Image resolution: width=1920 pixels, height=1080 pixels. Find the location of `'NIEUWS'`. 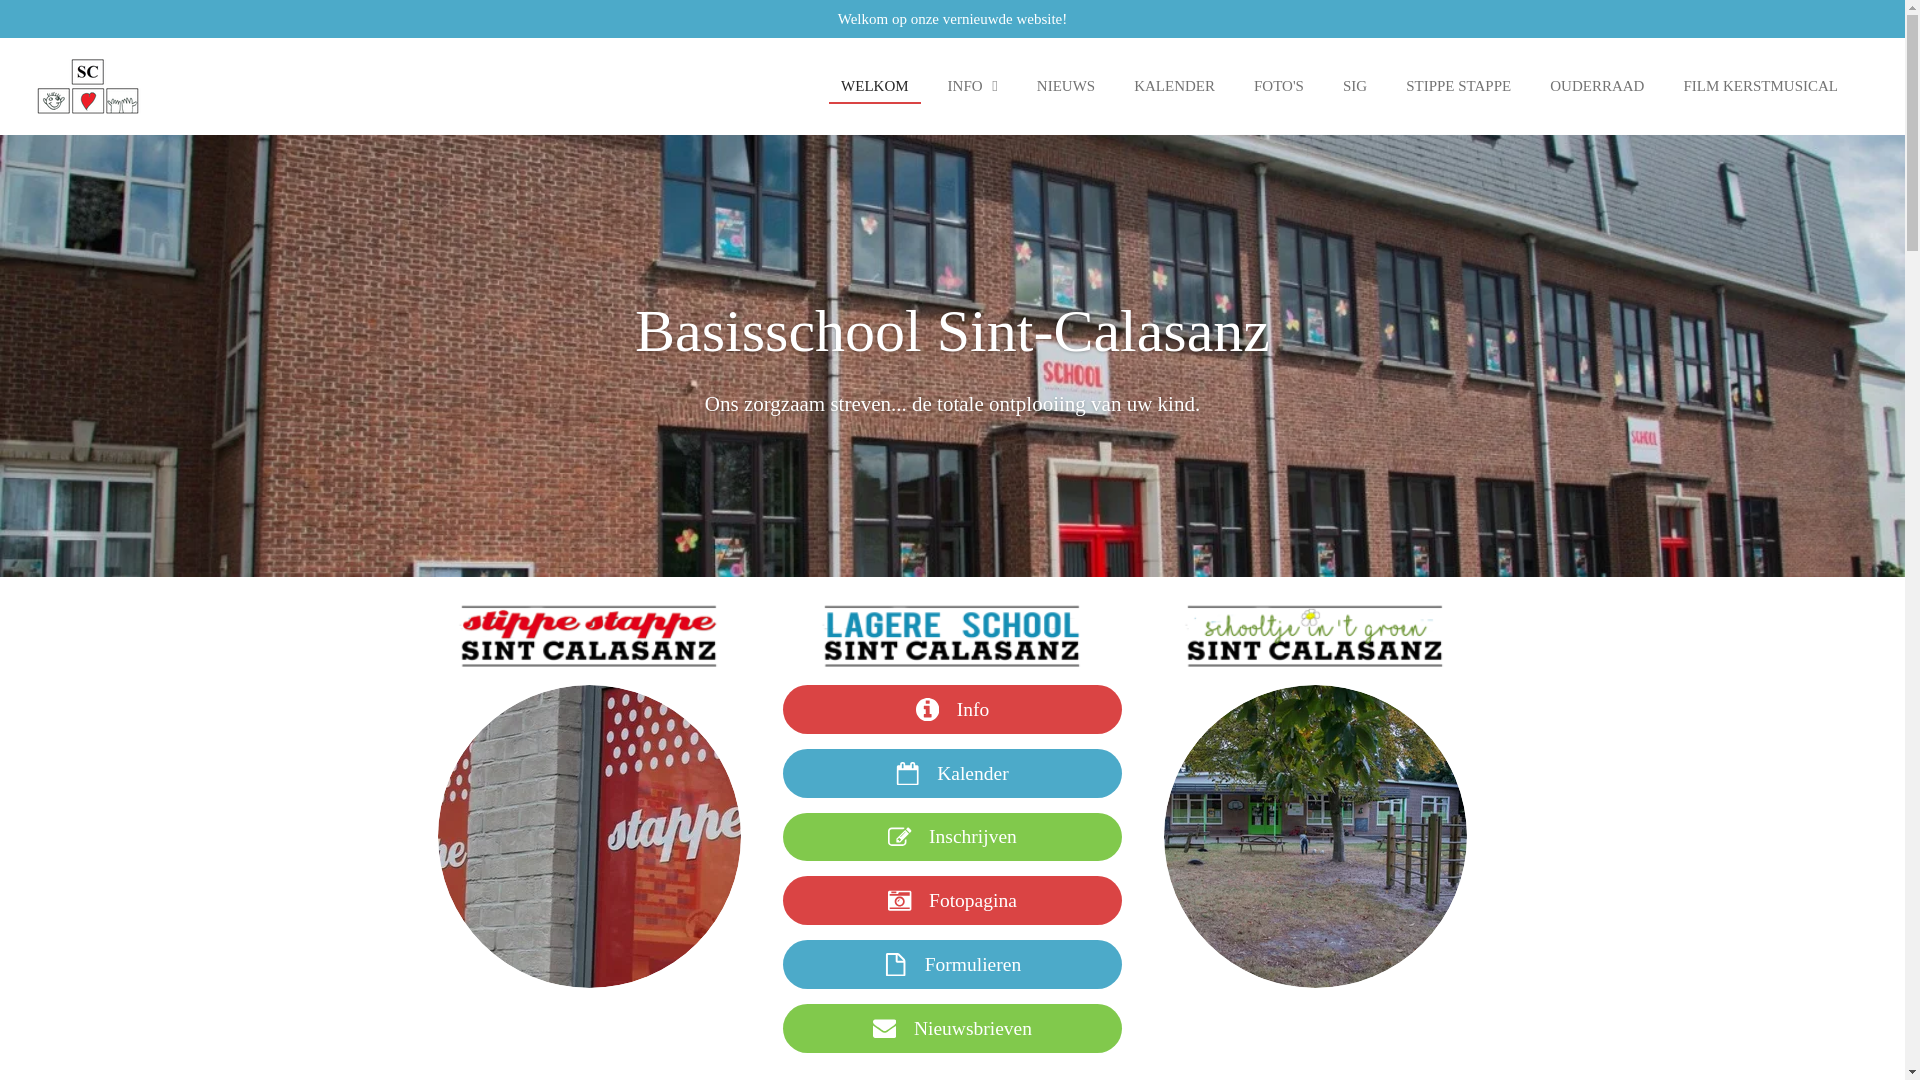

'NIEUWS' is located at coordinates (1064, 85).